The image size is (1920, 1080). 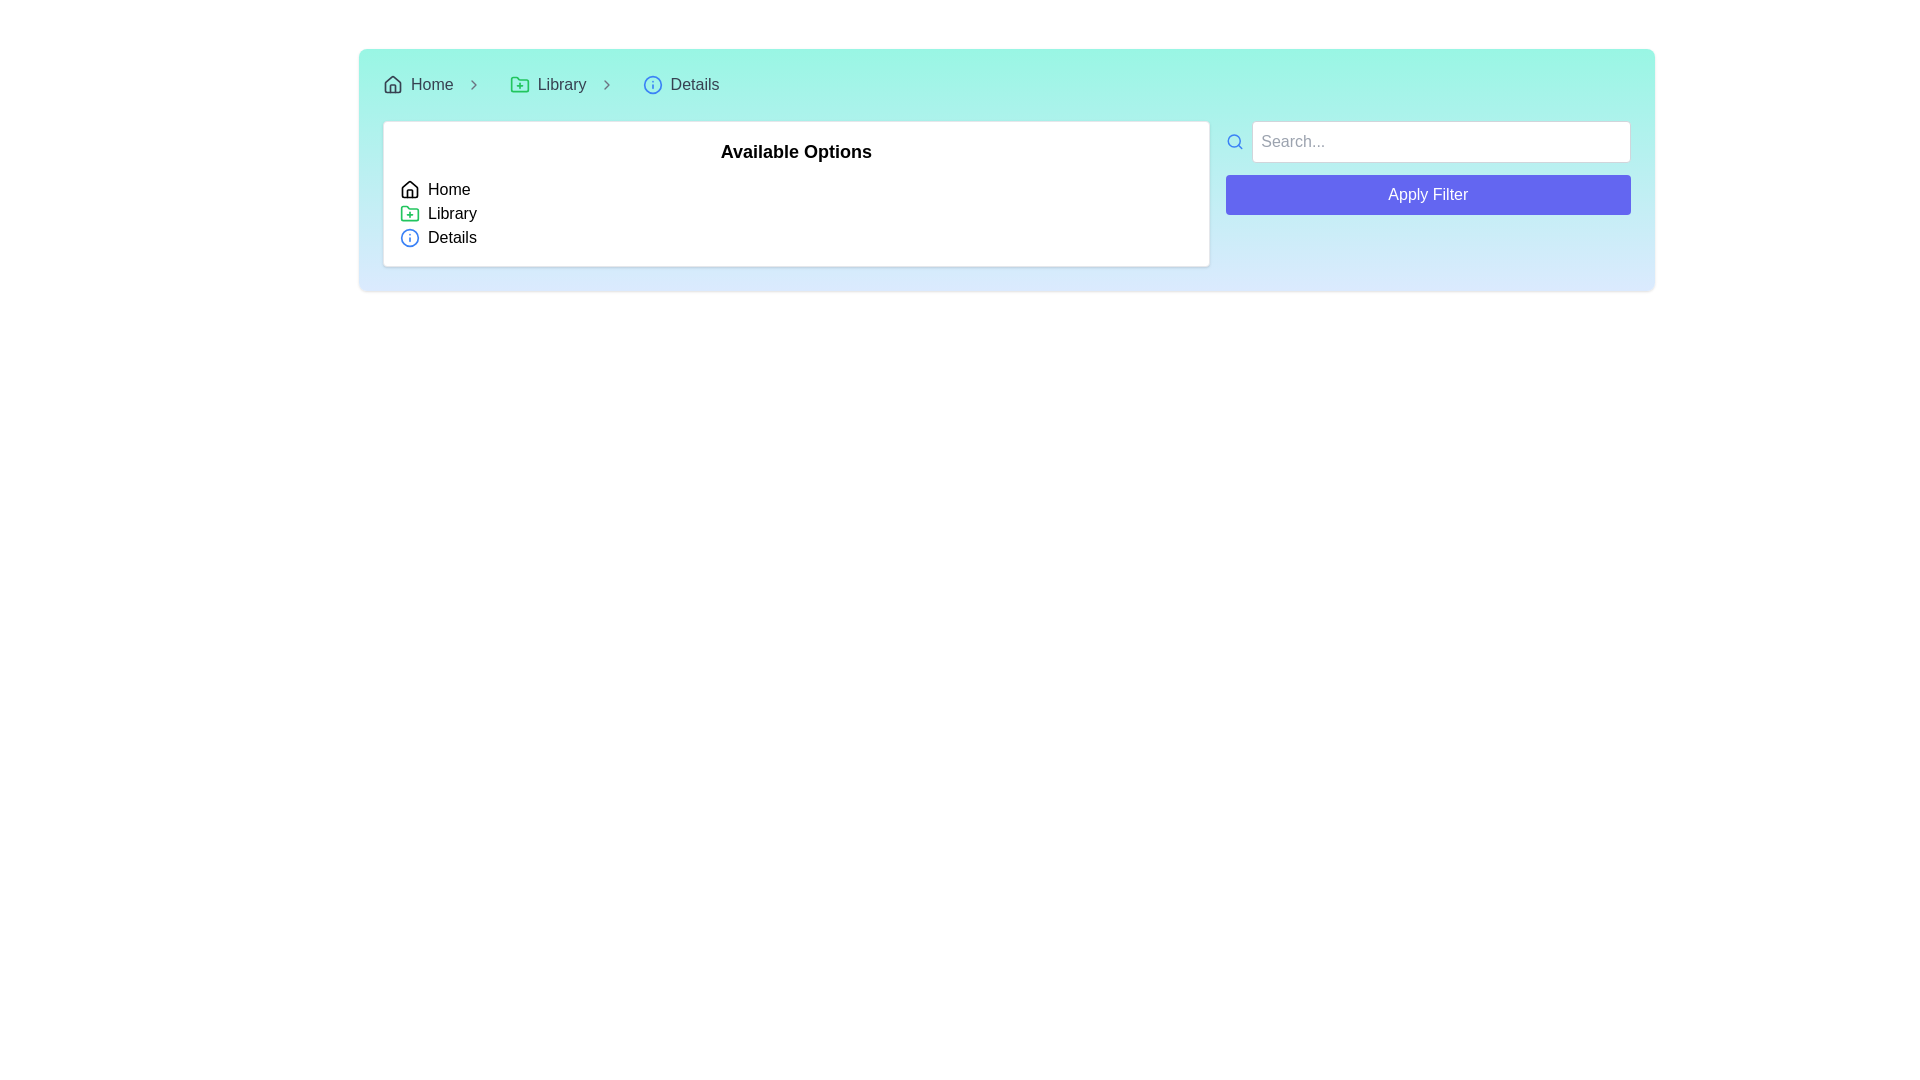 What do you see at coordinates (437, 83) in the screenshot?
I see `the 'Home' breadcrumb navigation item, which displays a text label with a house-shaped icon on its left` at bounding box center [437, 83].